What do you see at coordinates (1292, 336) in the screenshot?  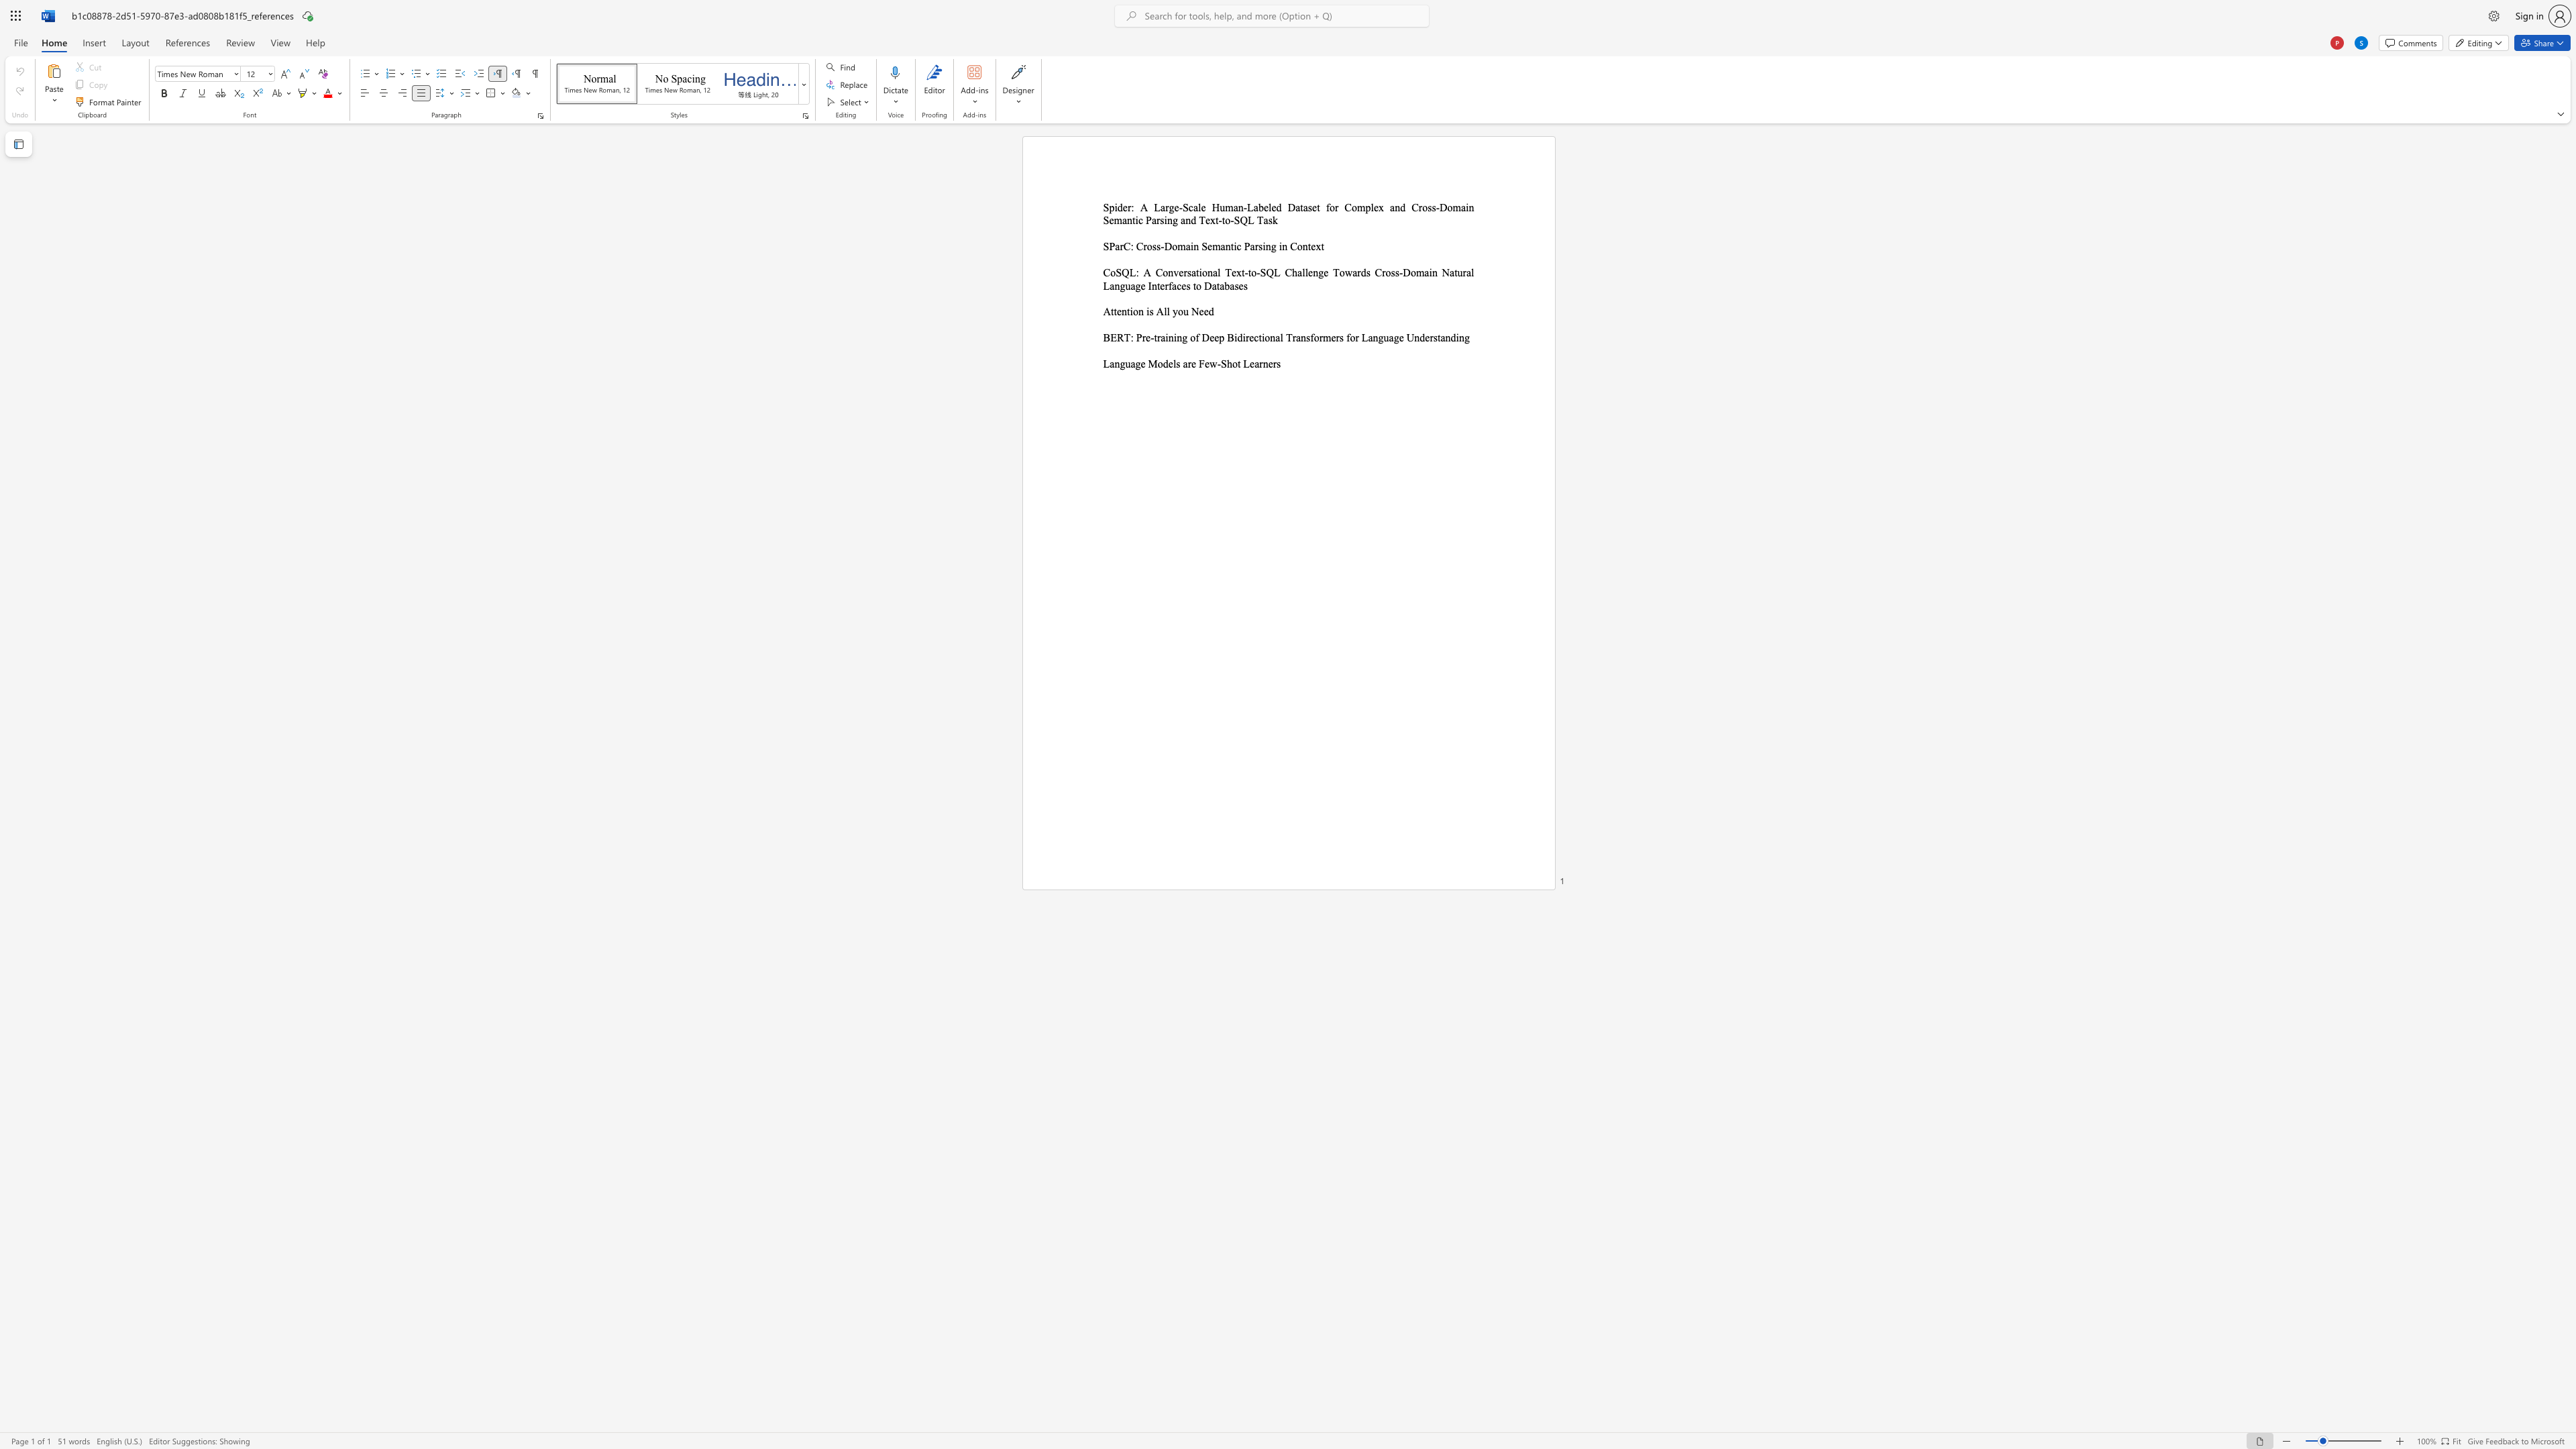 I see `the subset text "ransformers" within the text "BERT: Pre-training of Deep Bidirectional Transformers for Language Understanding"` at bounding box center [1292, 336].